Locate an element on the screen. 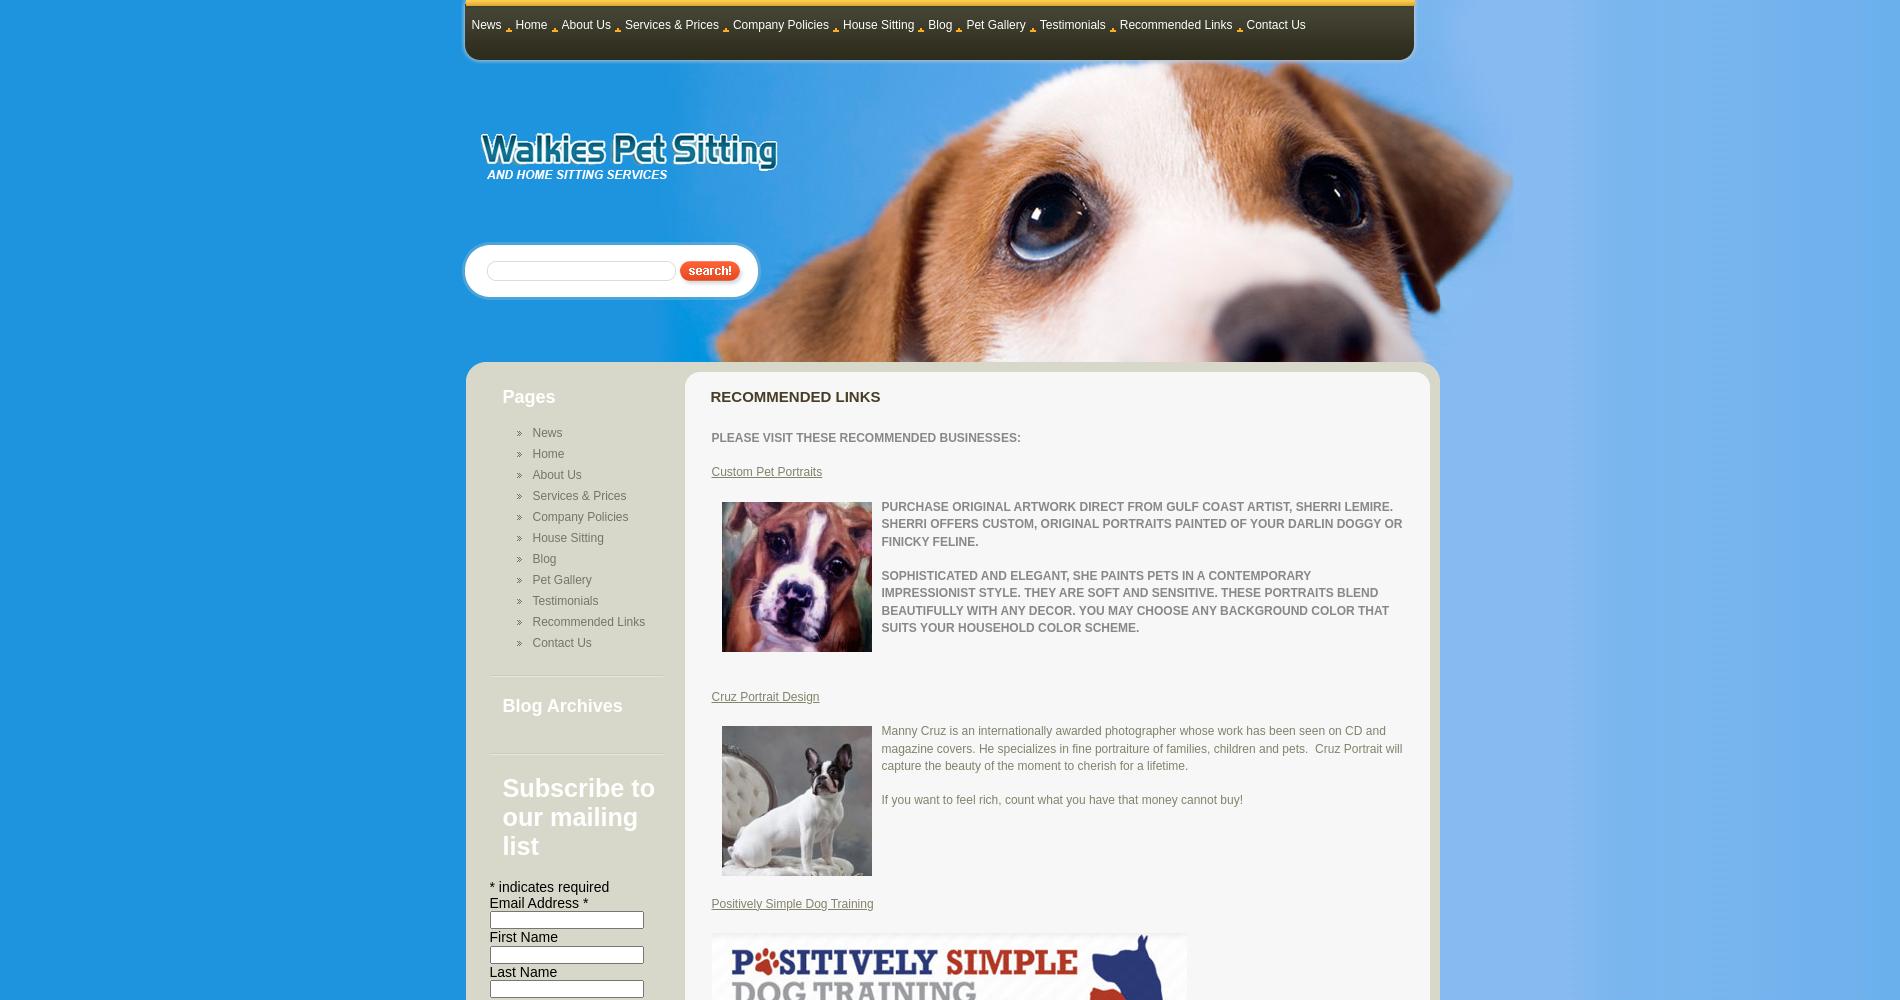  'Pages' is located at coordinates (501, 397).